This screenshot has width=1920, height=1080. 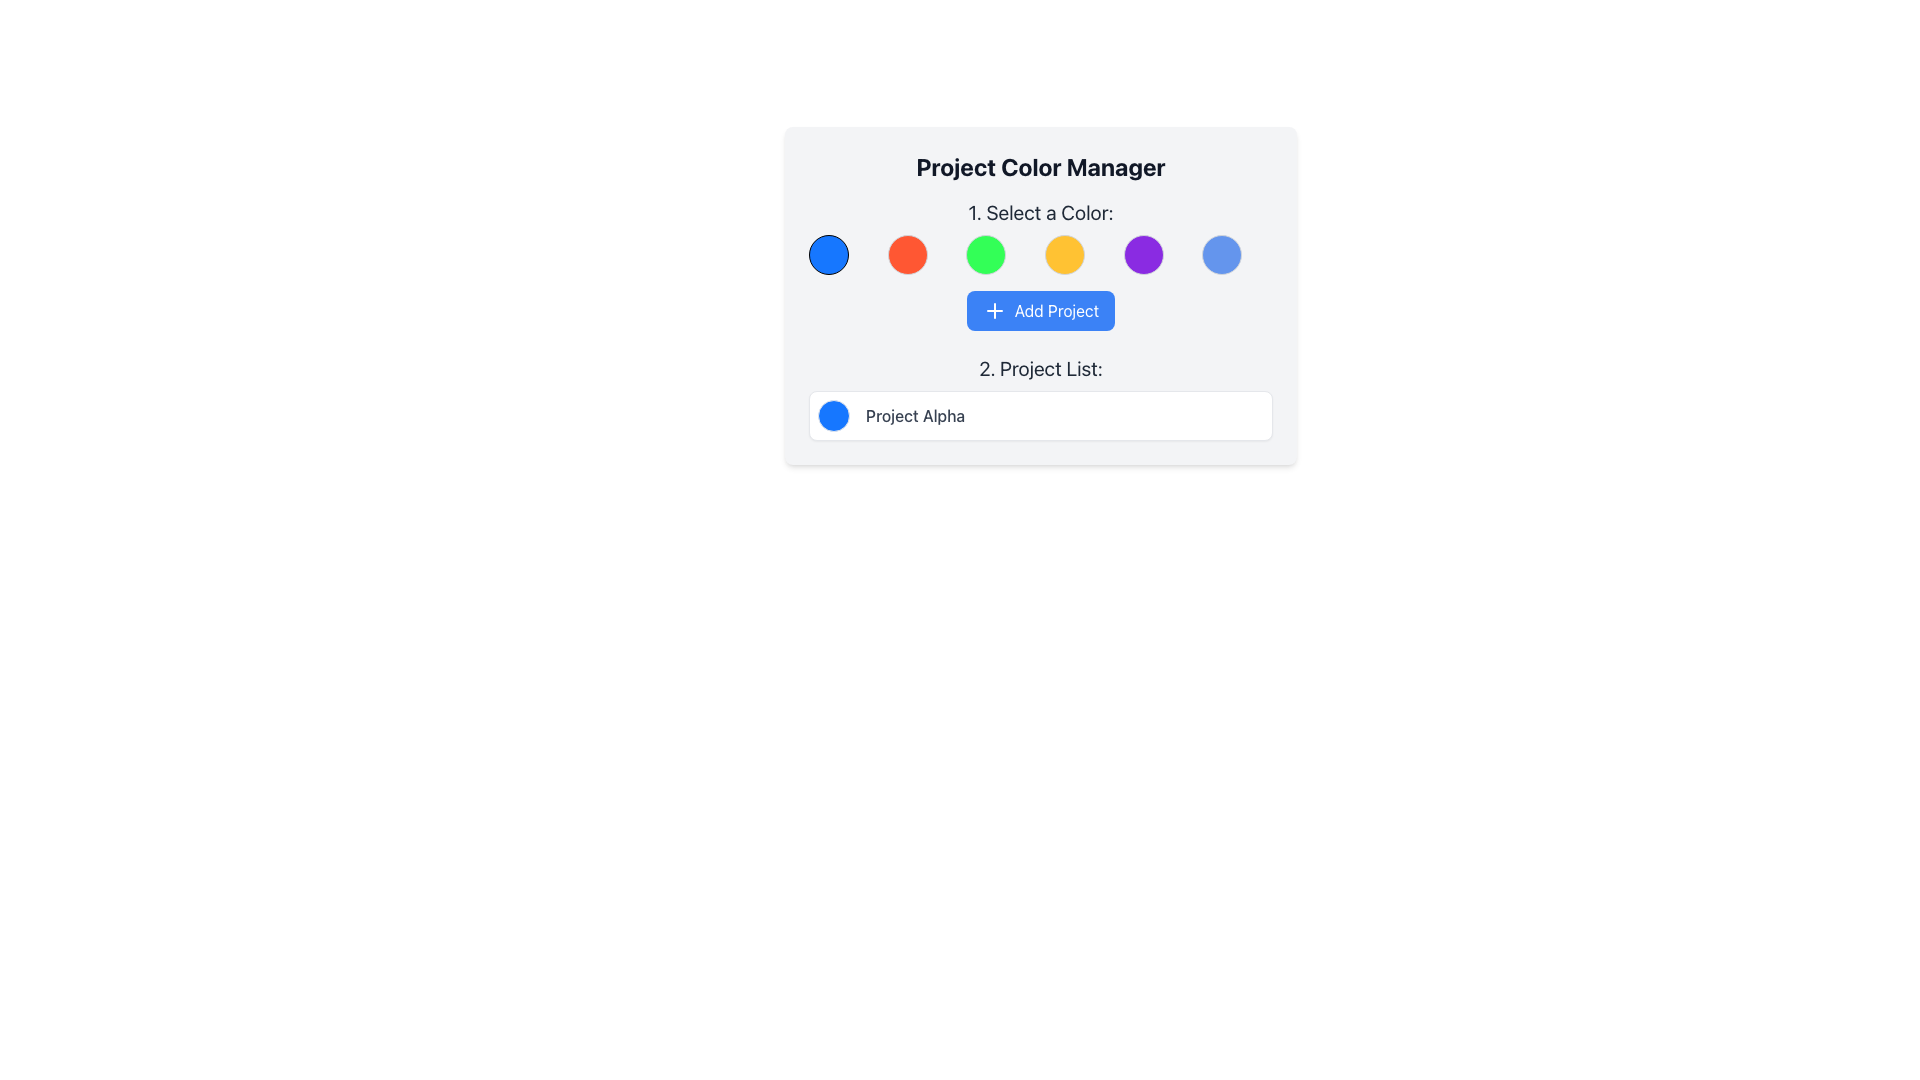 I want to click on the text label 'Project Alpha', which is styled with gray color and medium font weight, located to the right of a blue circular icon within the project manager panel's list entry, so click(x=914, y=415).